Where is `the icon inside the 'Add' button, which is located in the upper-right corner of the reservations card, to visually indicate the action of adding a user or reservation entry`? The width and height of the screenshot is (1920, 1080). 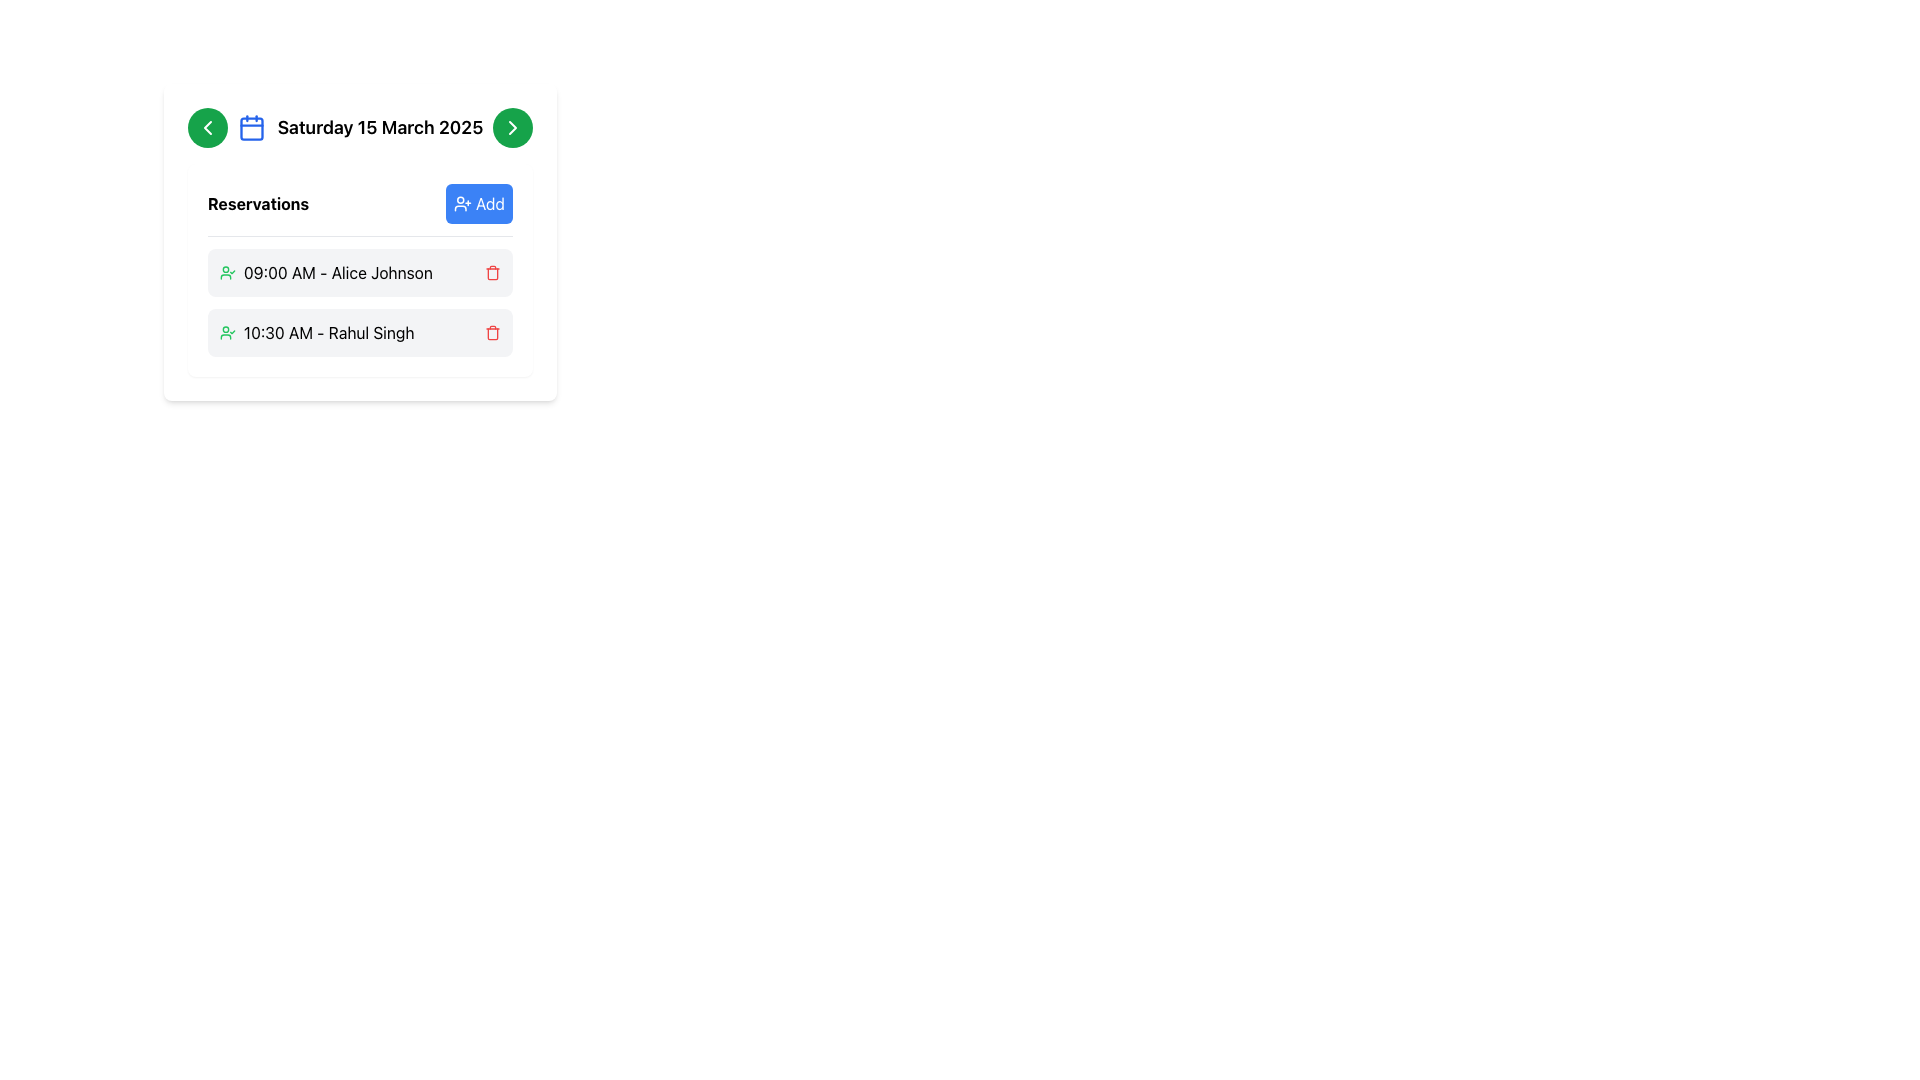
the icon inside the 'Add' button, which is located in the upper-right corner of the reservations card, to visually indicate the action of adding a user or reservation entry is located at coordinates (461, 204).